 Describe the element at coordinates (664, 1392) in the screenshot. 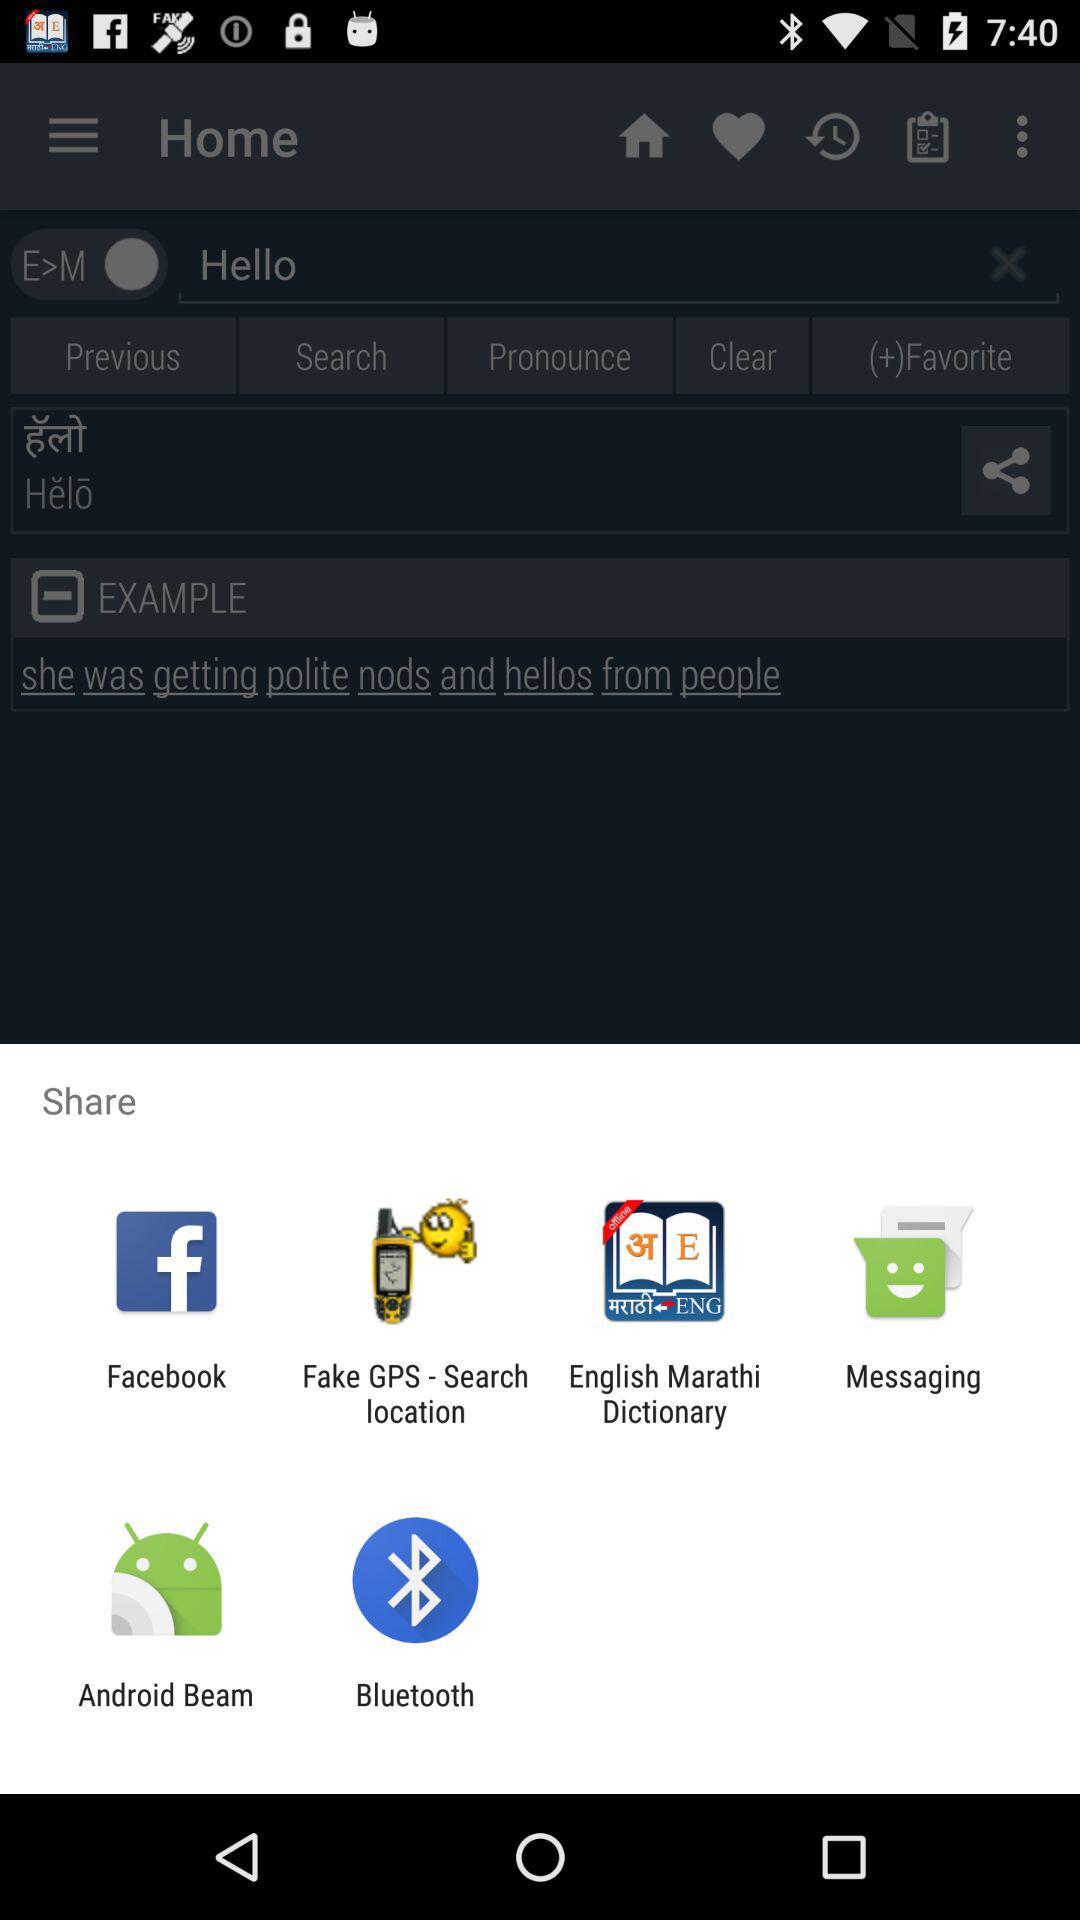

I see `the item next to the fake gps search app` at that location.